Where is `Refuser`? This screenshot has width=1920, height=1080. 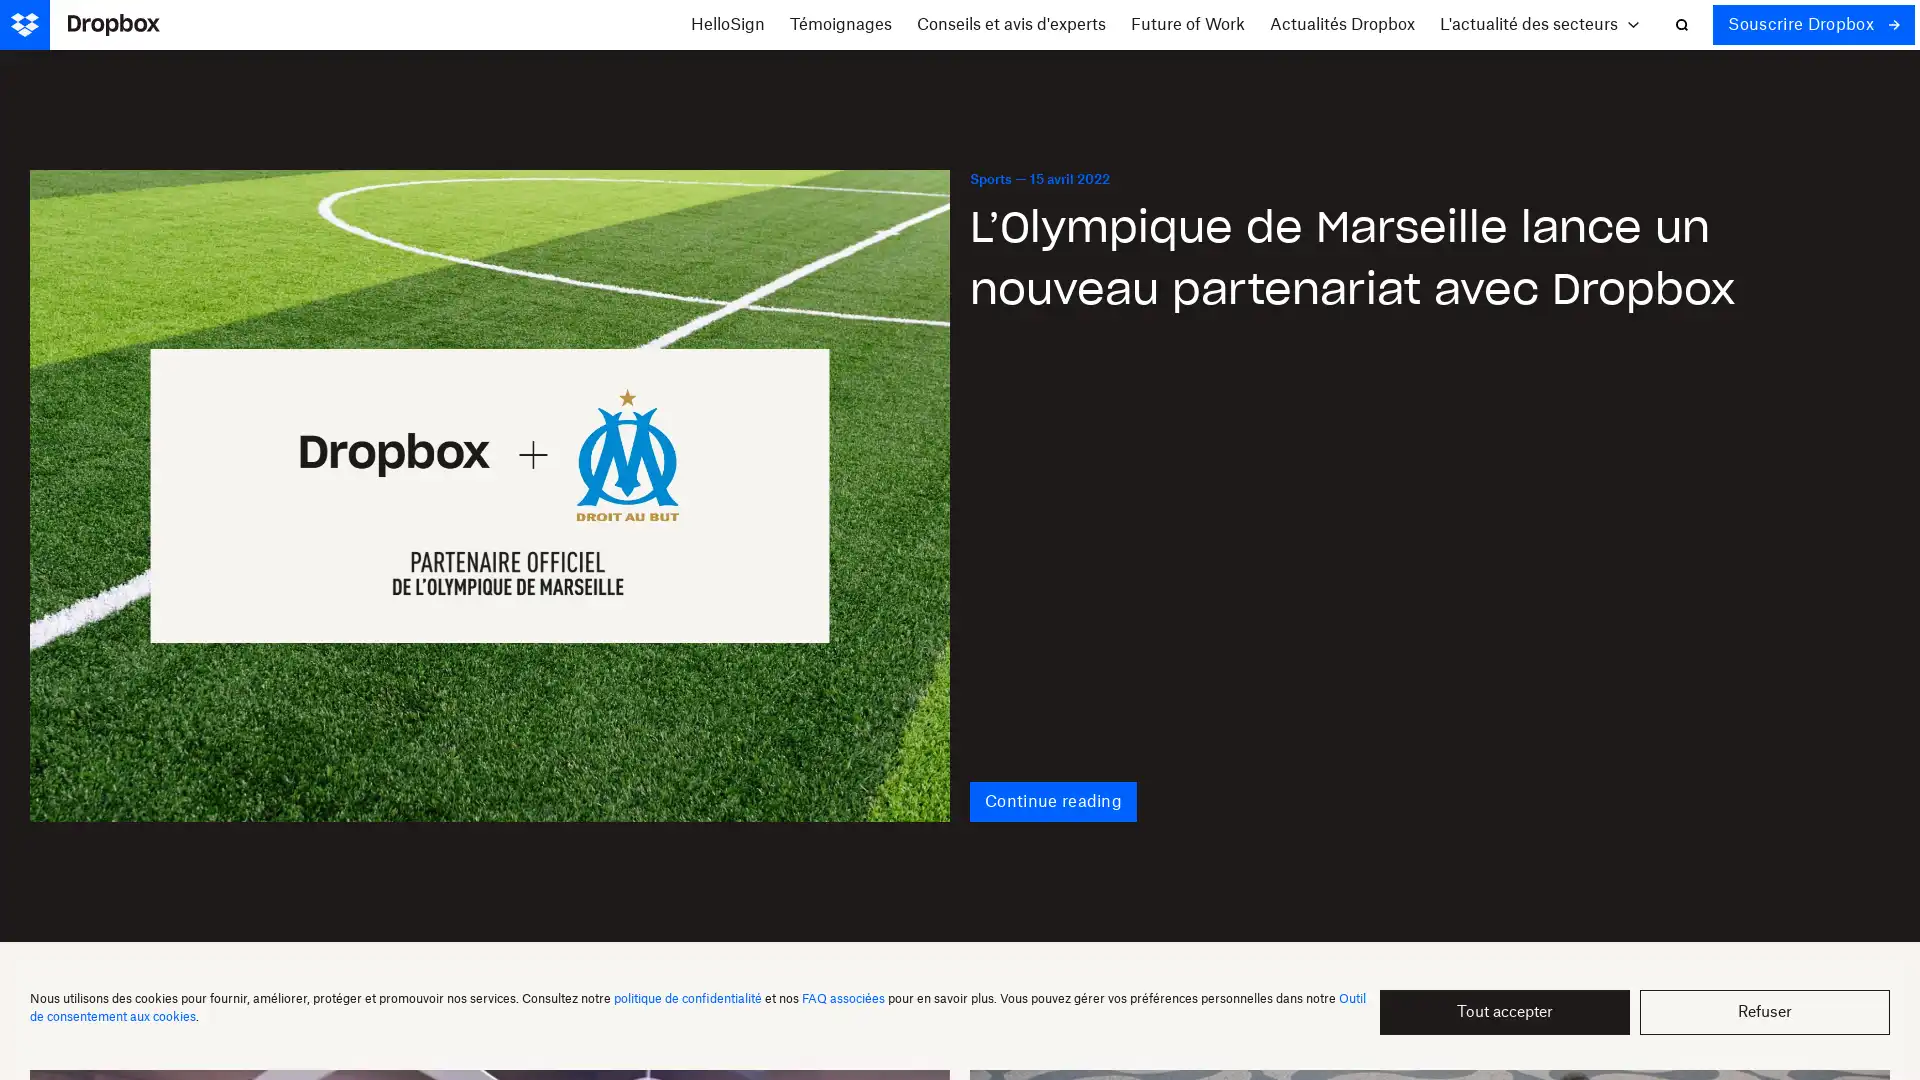
Refuser is located at coordinates (1765, 1012).